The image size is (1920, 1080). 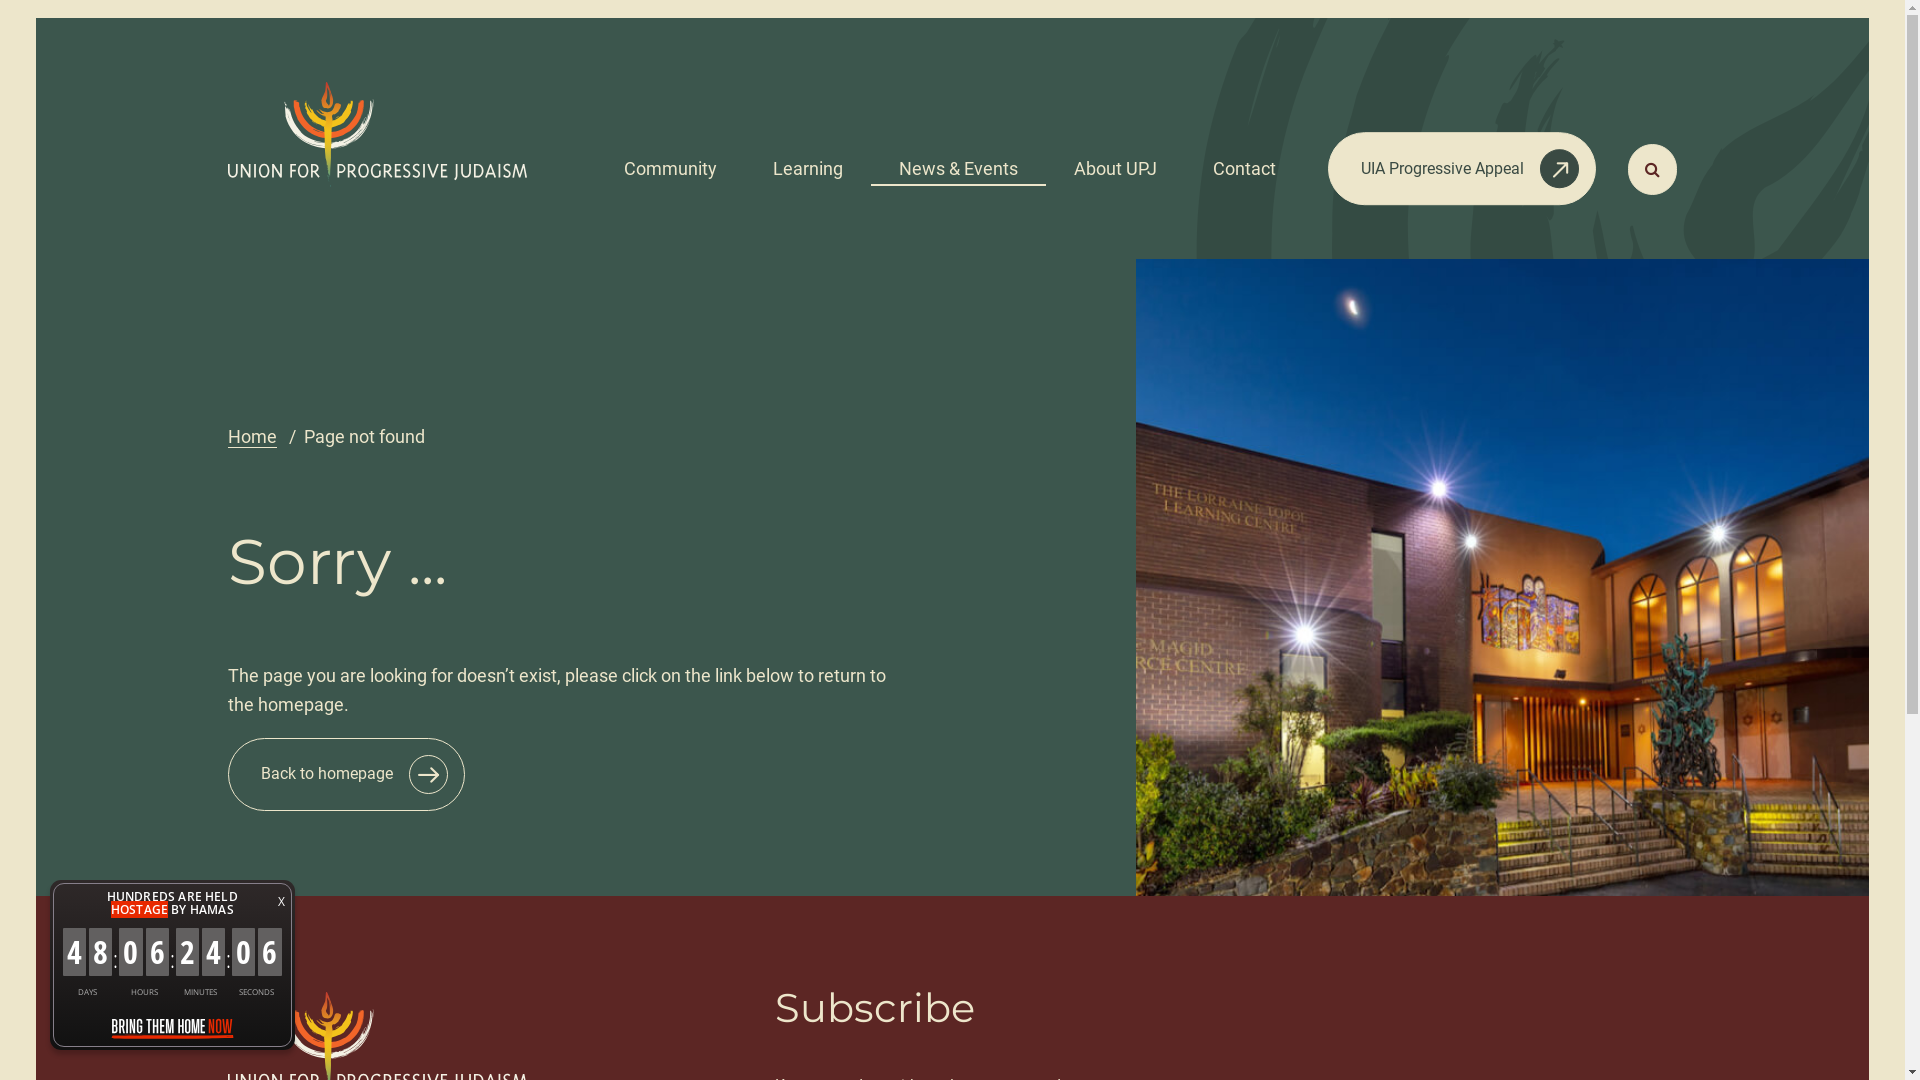 I want to click on 'Back to homepage', so click(x=227, y=773).